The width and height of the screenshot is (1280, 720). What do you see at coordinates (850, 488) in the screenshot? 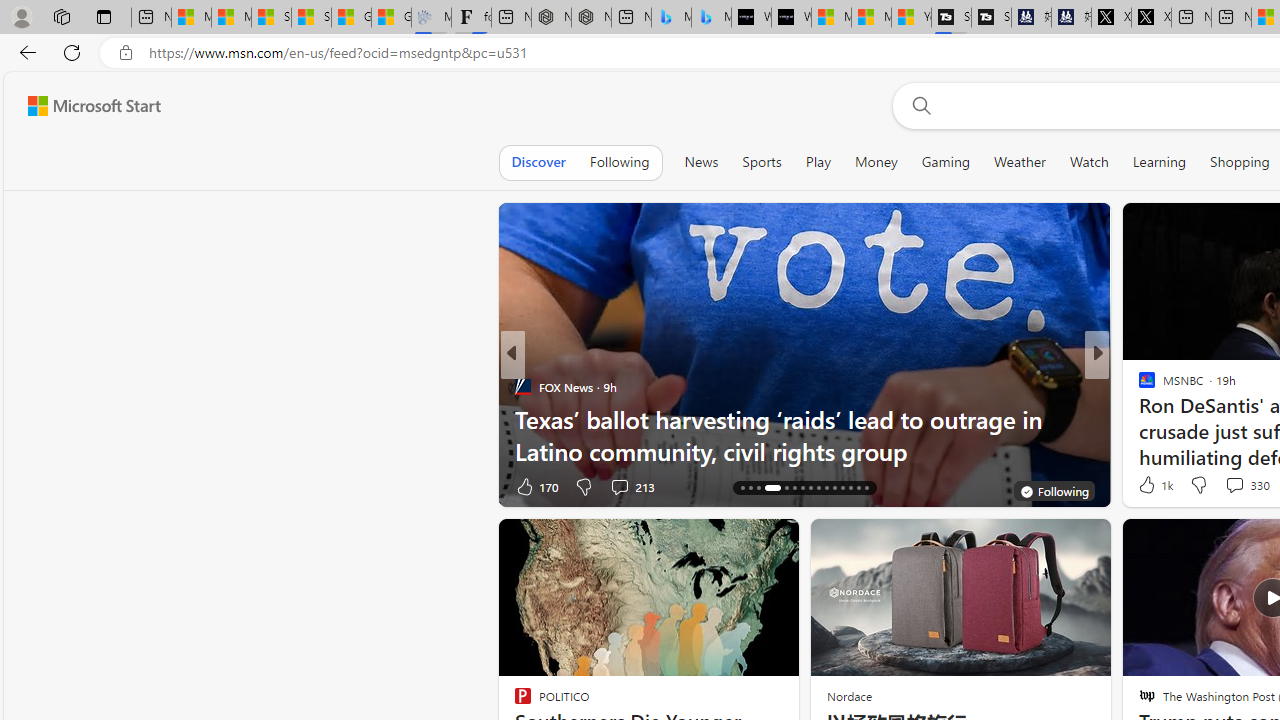
I see `'AutomationID: tab-28'` at bounding box center [850, 488].